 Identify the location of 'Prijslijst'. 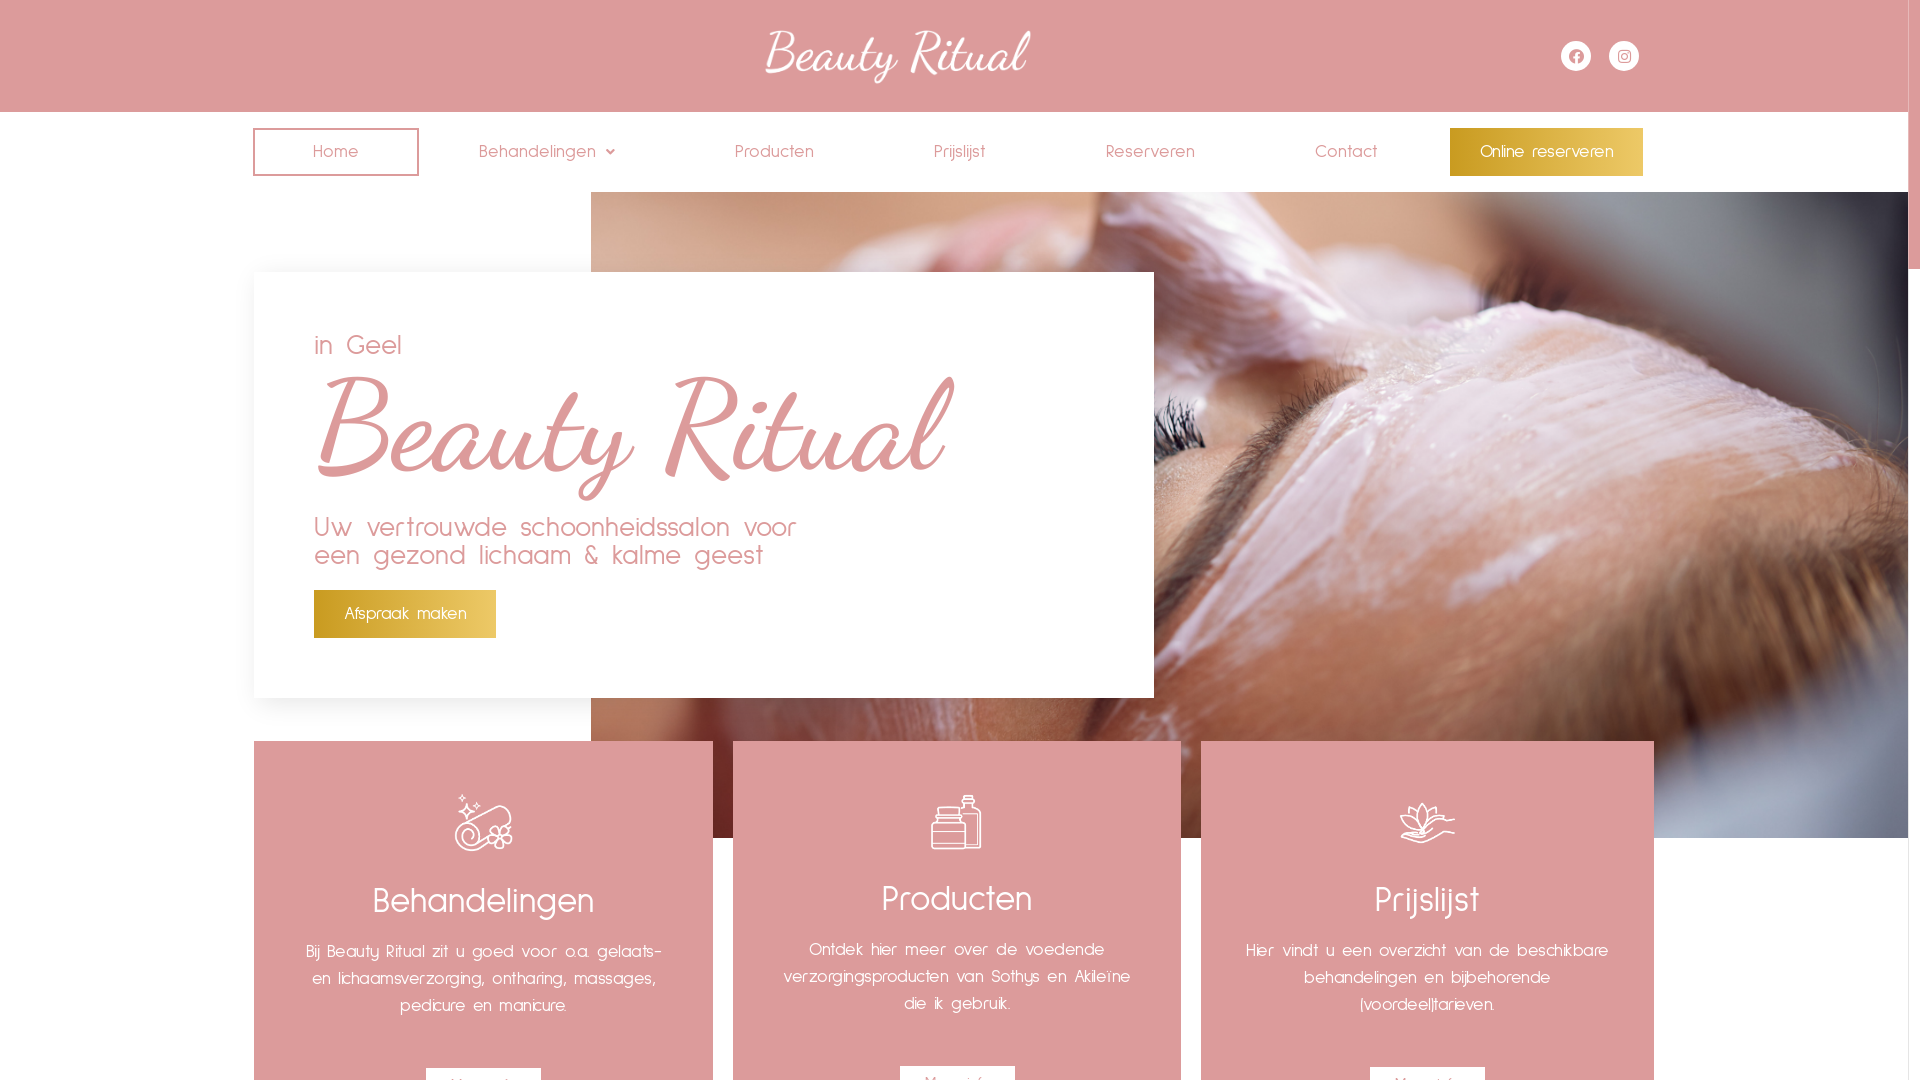
(873, 150).